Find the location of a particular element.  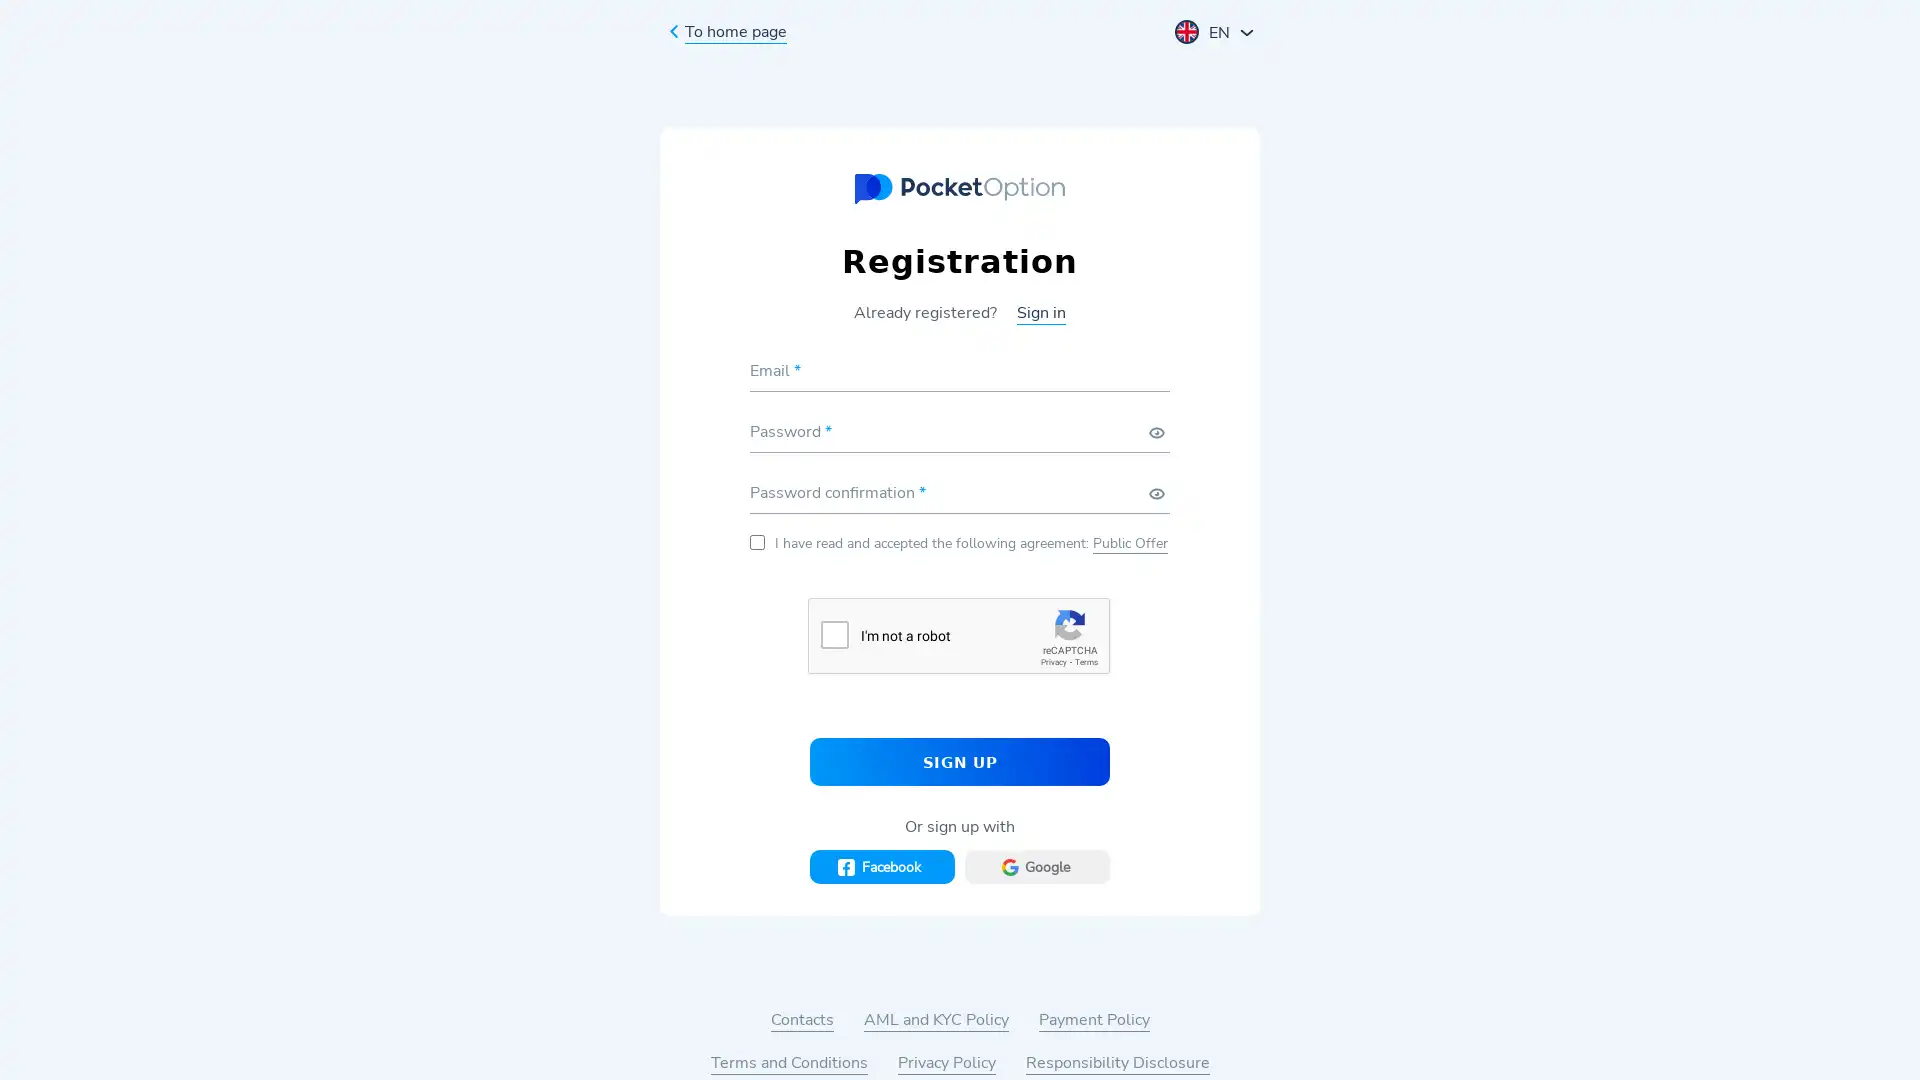

SIGN UP is located at coordinates (960, 760).